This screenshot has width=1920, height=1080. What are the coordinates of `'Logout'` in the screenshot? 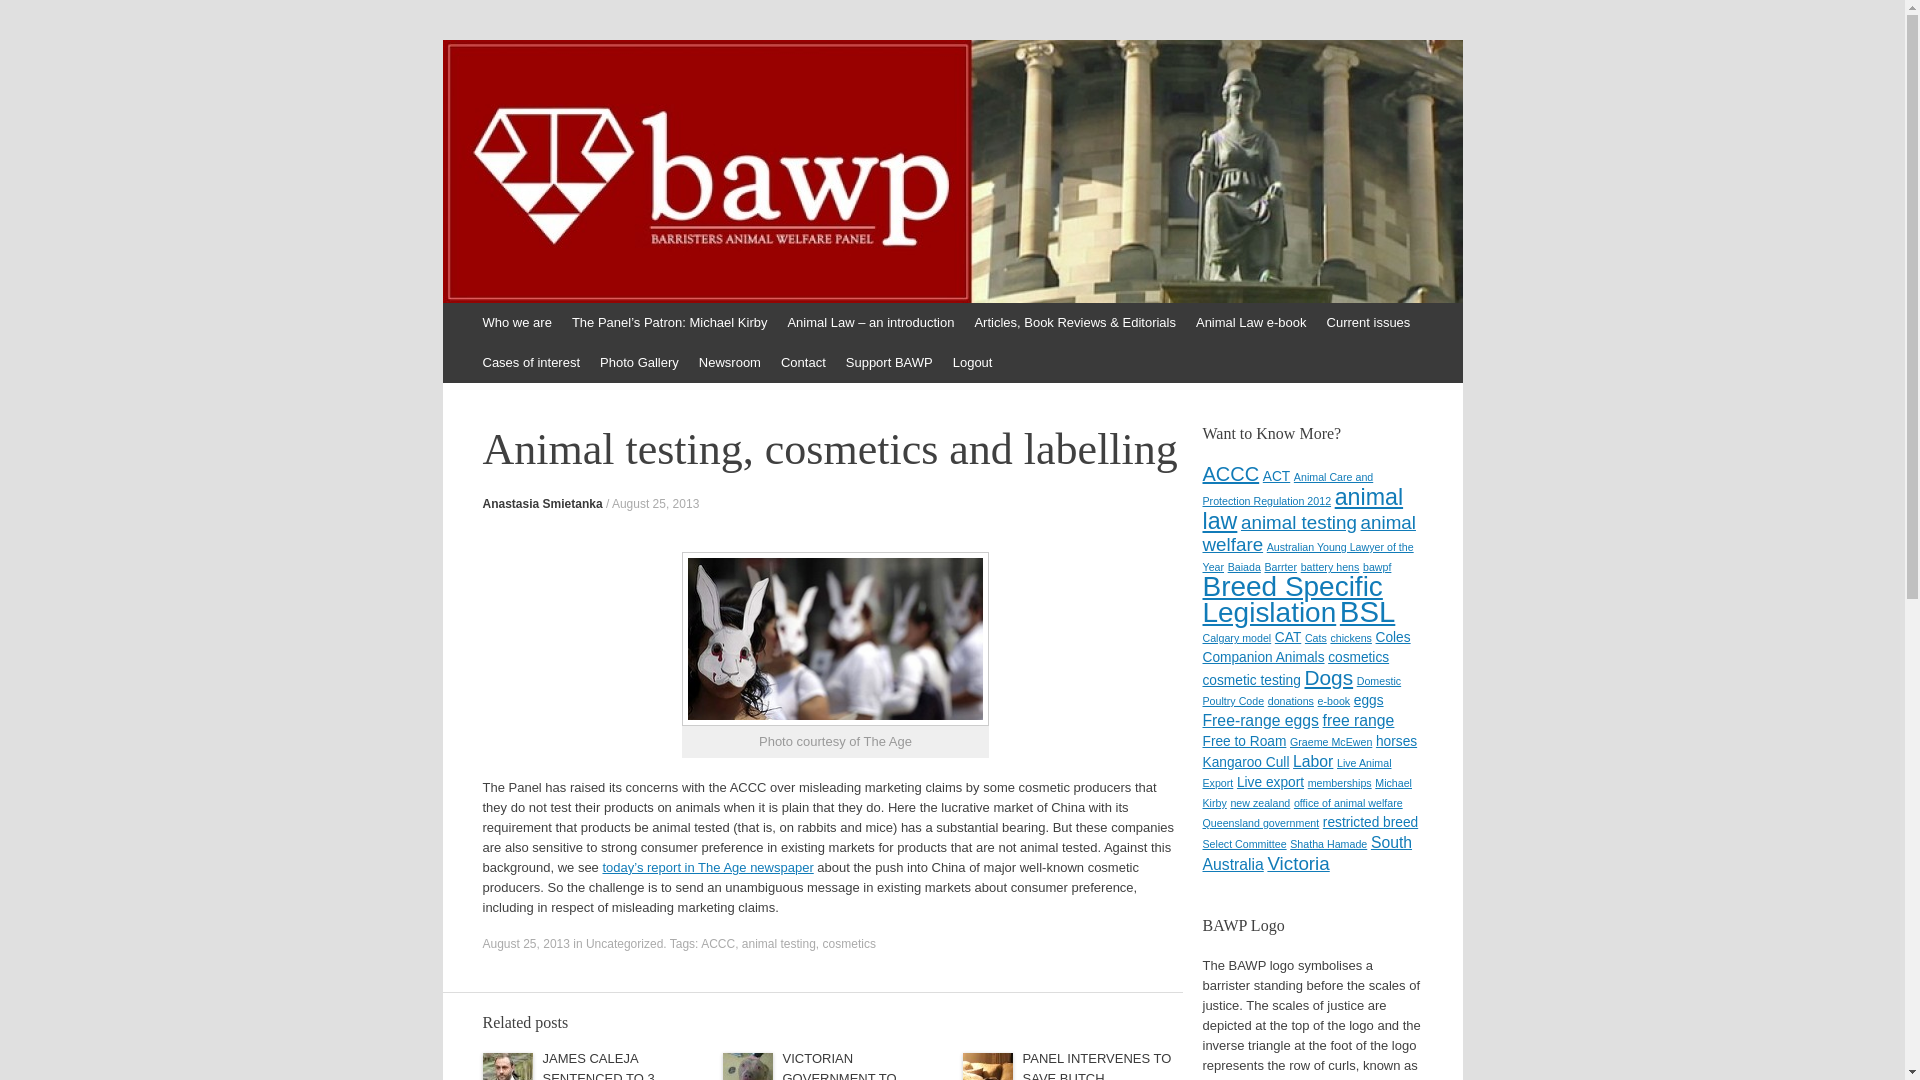 It's located at (941, 362).